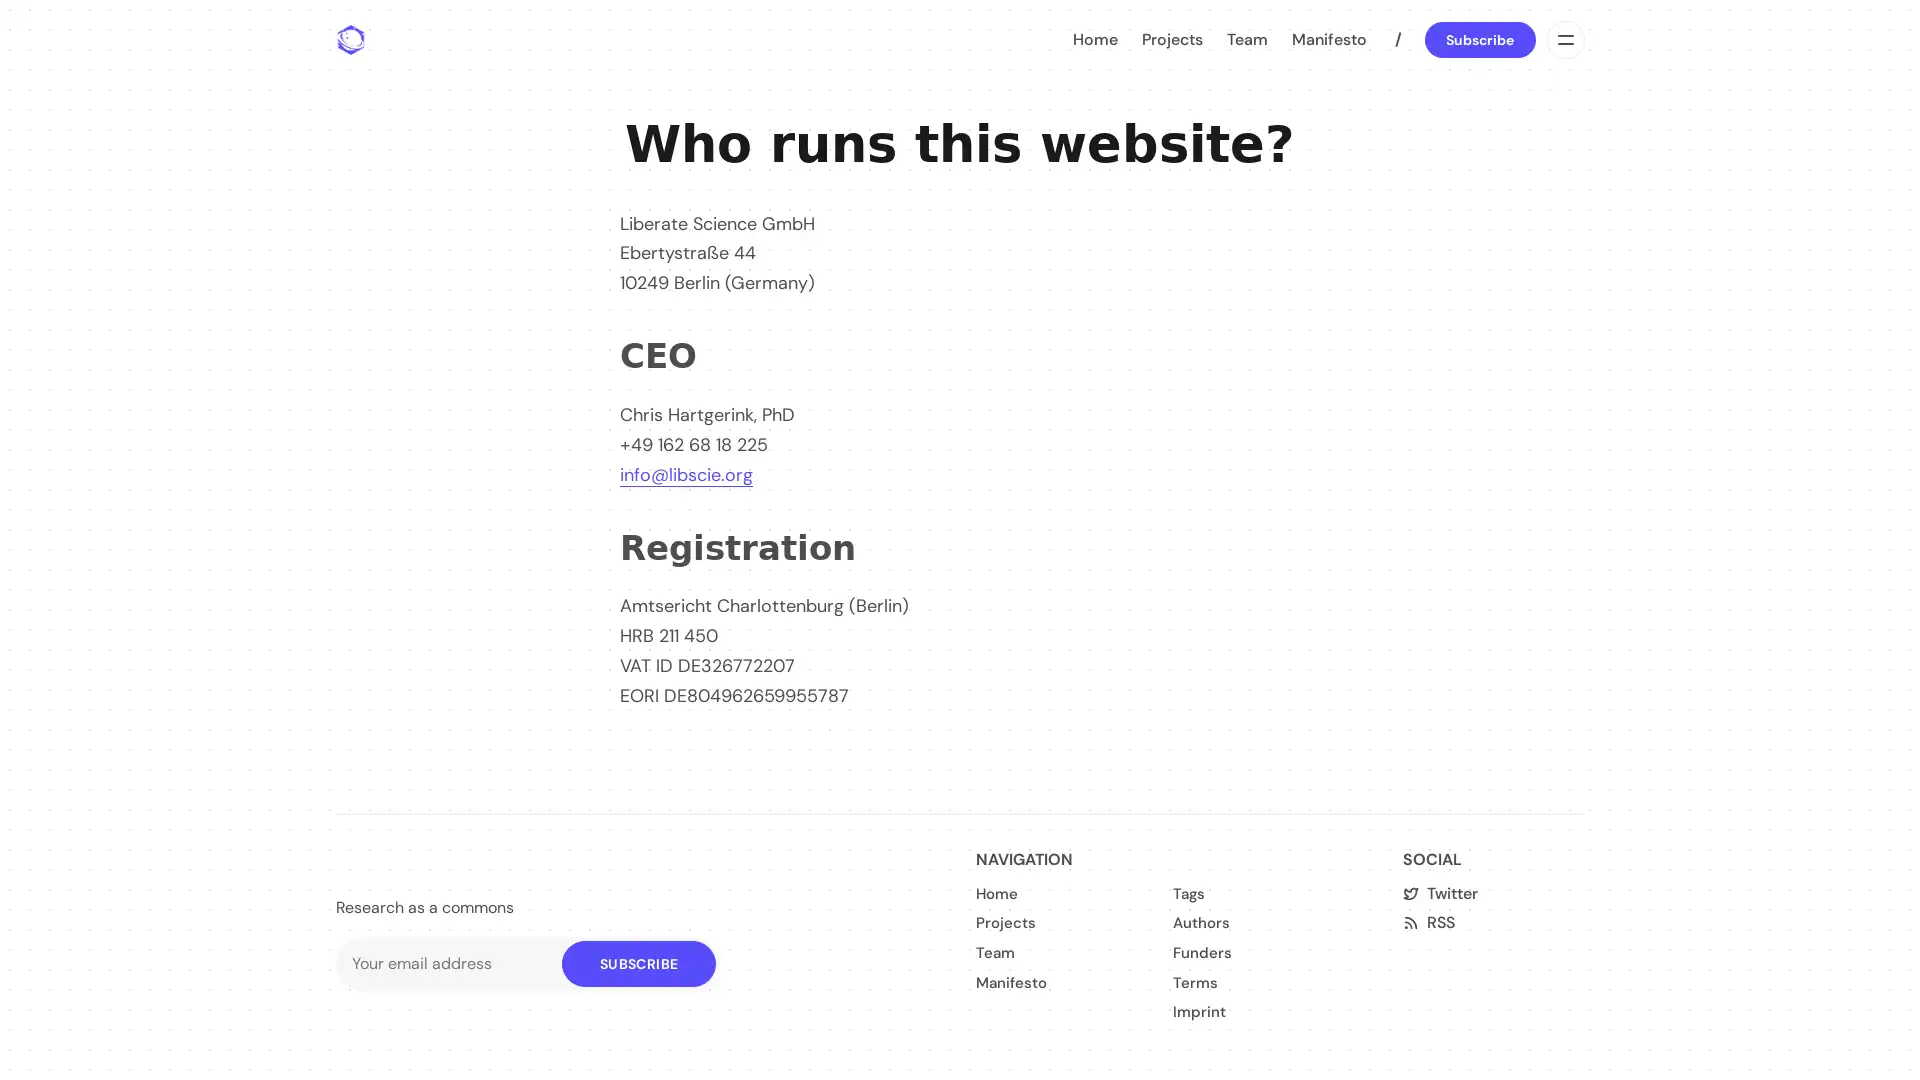 The image size is (1920, 1080). Describe the element at coordinates (1563, 39) in the screenshot. I see `Menu` at that location.